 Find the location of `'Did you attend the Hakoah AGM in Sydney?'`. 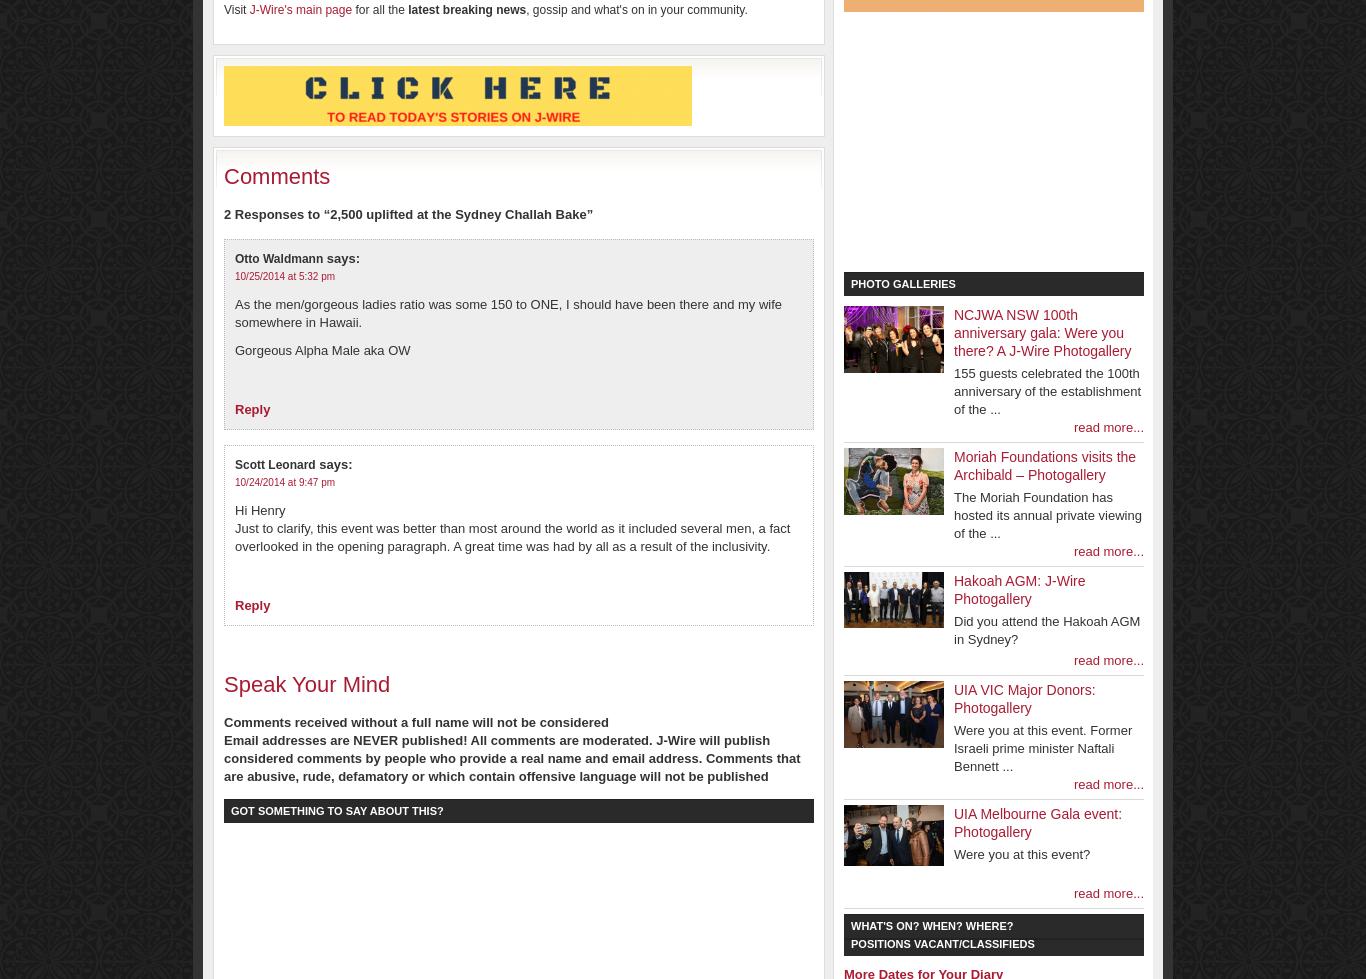

'Did you attend the Hakoah AGM in Sydney?' is located at coordinates (1046, 629).